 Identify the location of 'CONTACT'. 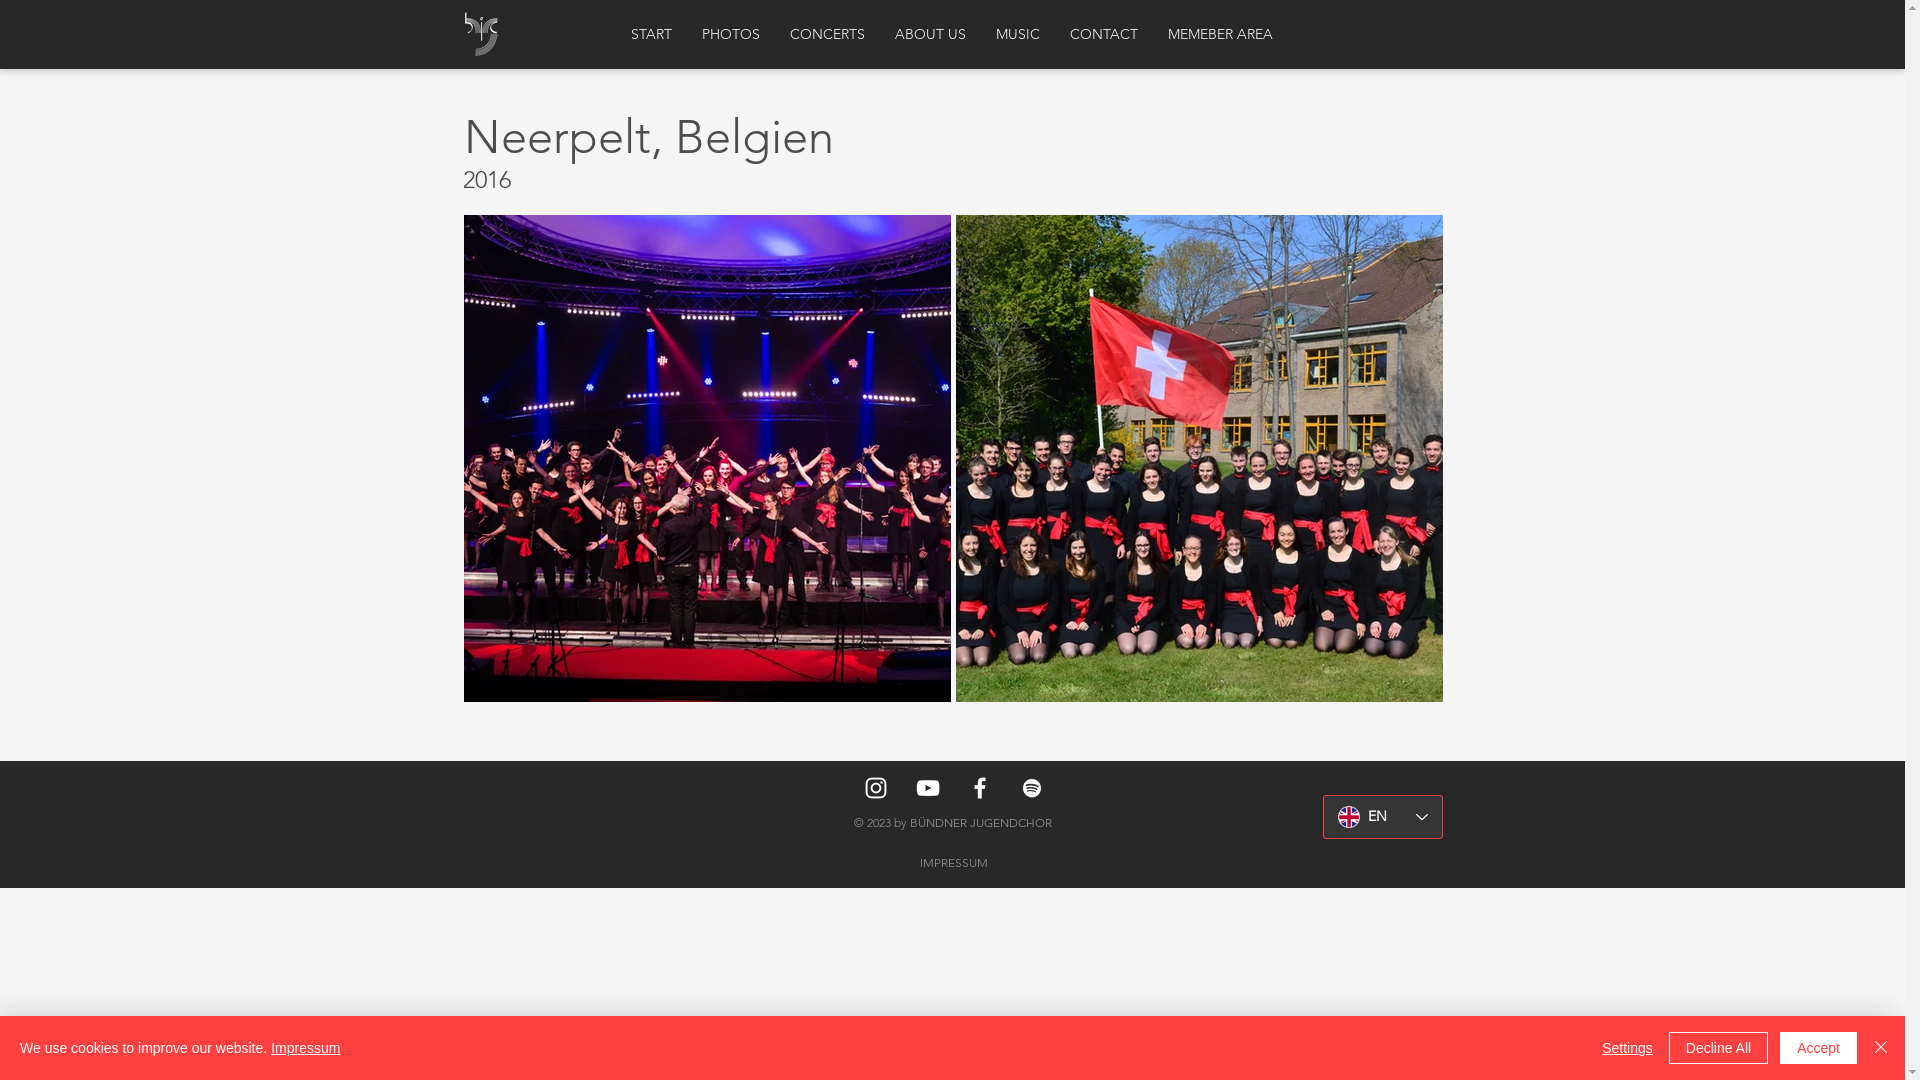
(1103, 34).